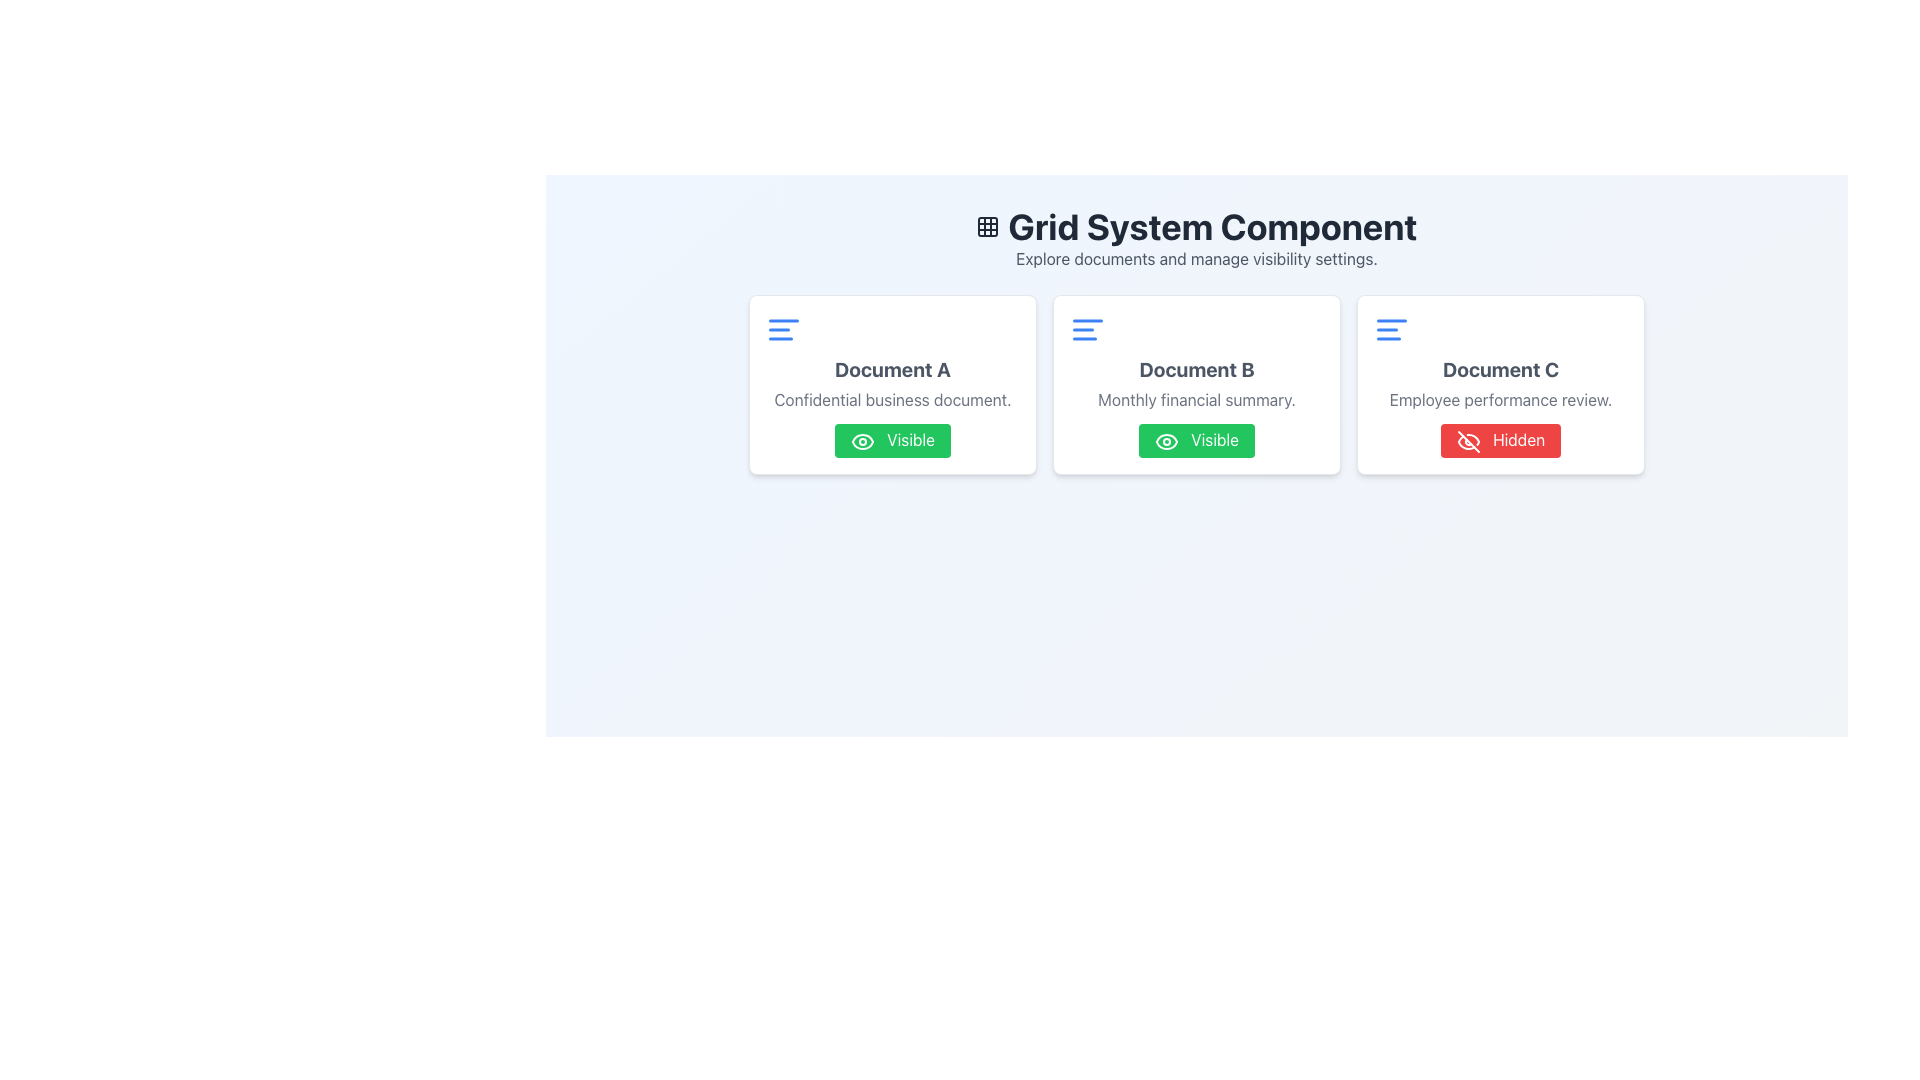  Describe the element at coordinates (891, 439) in the screenshot. I see `the rectangular button with a green background, white eye icon, and the text 'Visible'` at that location.